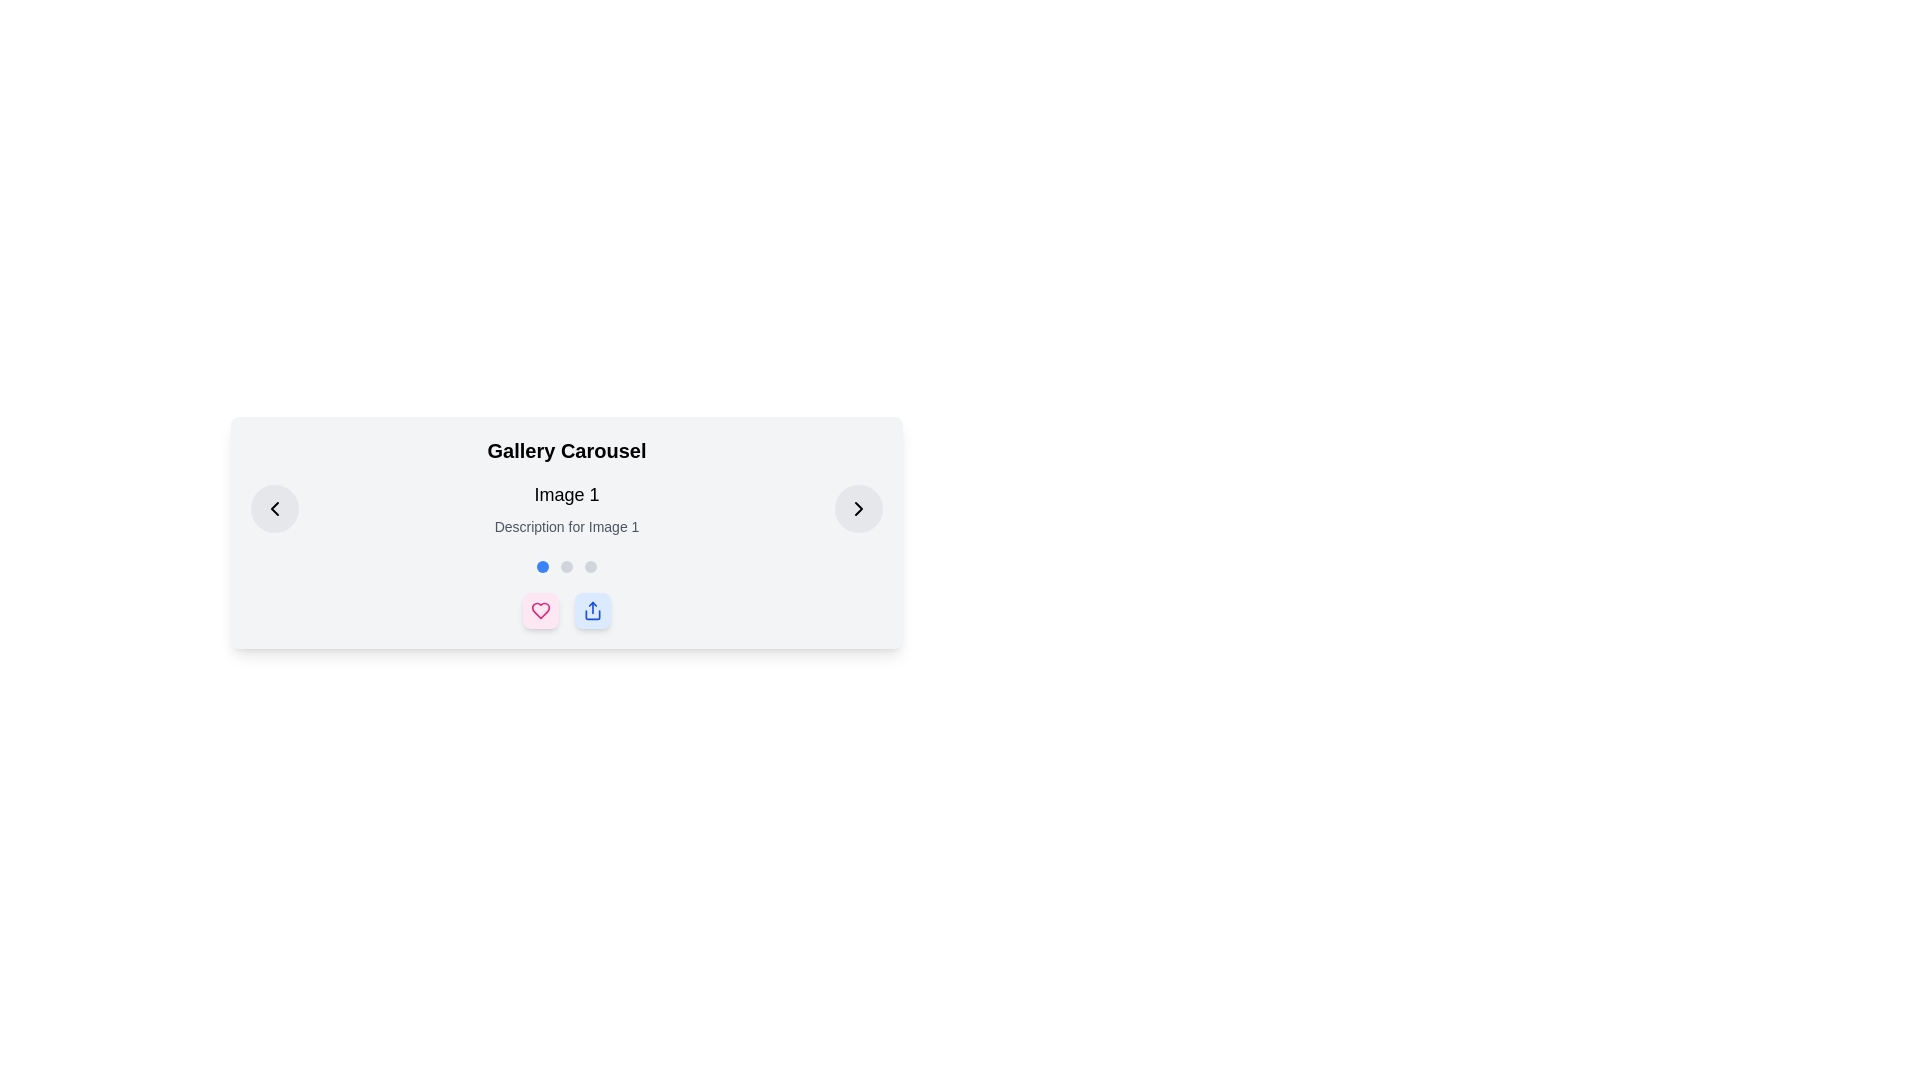 The image size is (1920, 1080). Describe the element at coordinates (592, 609) in the screenshot. I see `the 'Share' button, which is the second icon in a horizontal pair of buttons located below the pagination indicators in the card layout, positioned to the right of a heart icon` at that location.